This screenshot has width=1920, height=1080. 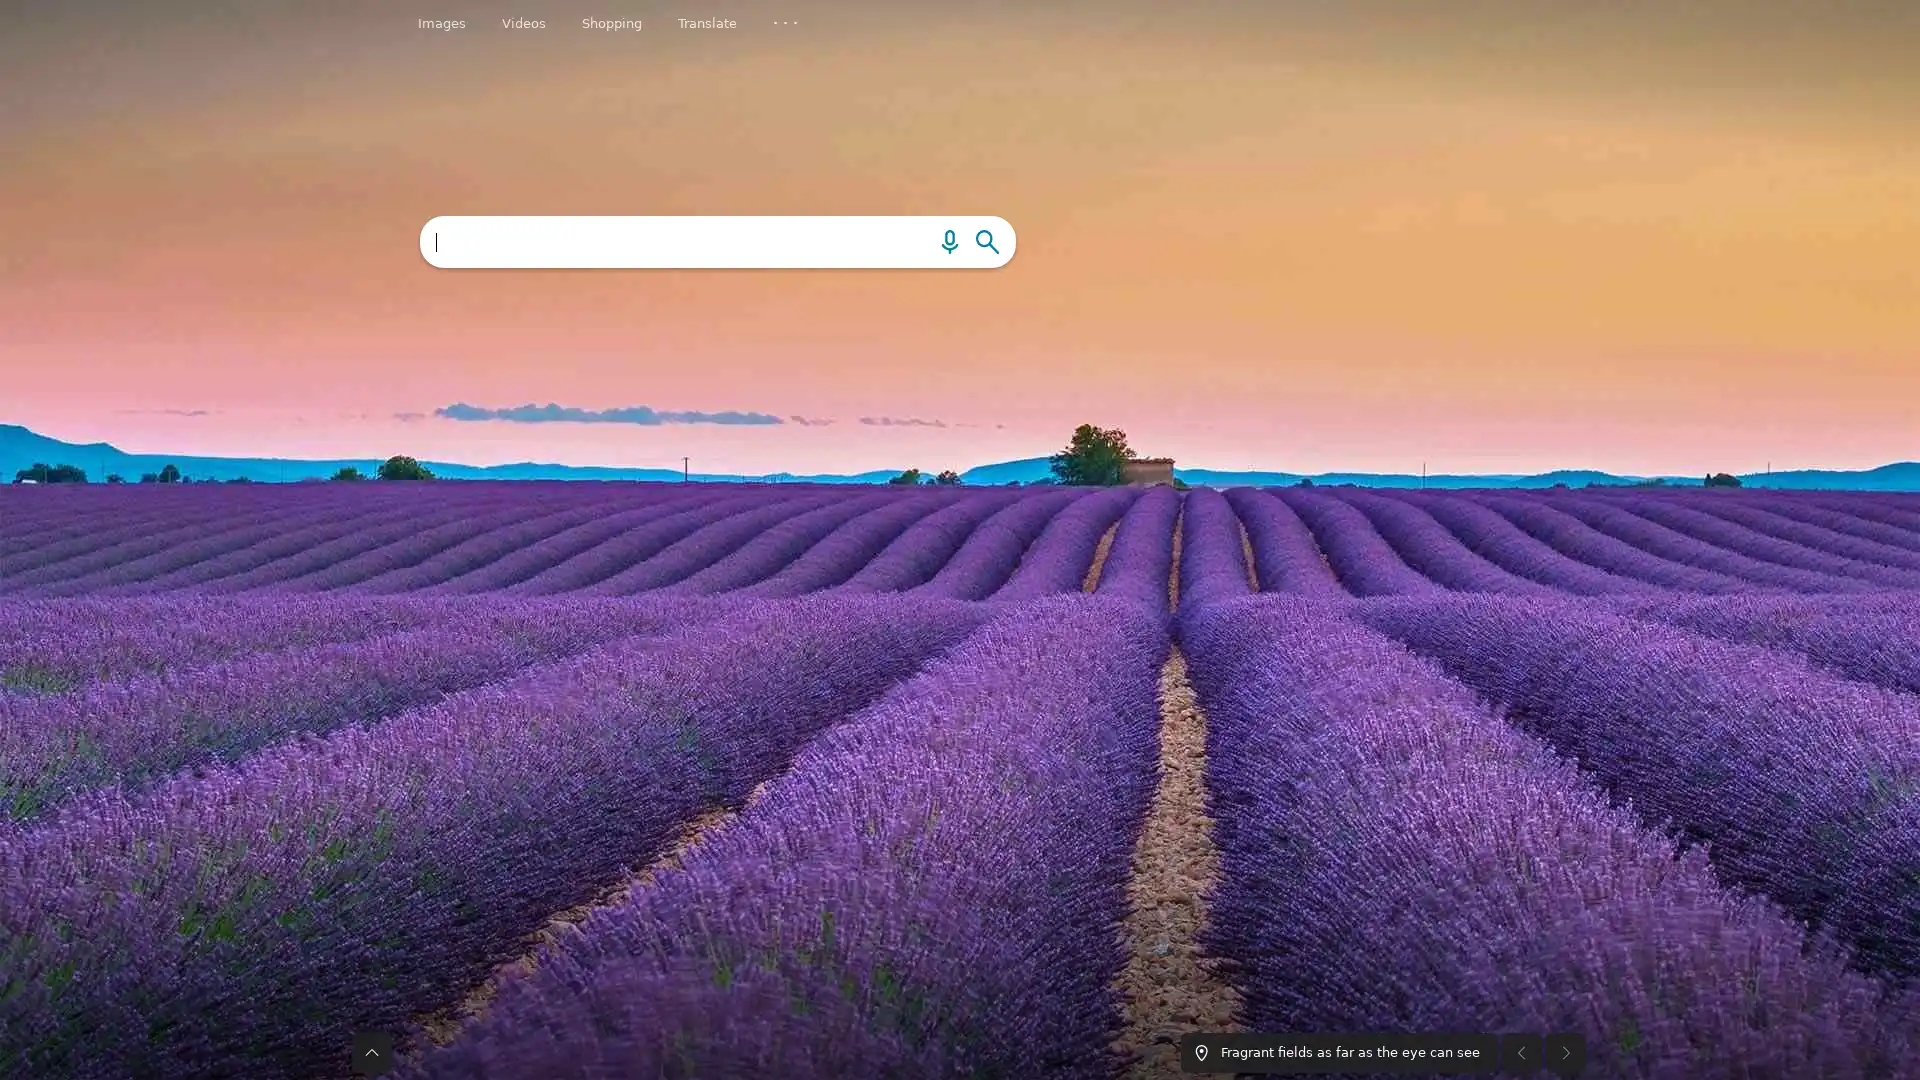 I want to click on More news, so click(x=1632, y=878).